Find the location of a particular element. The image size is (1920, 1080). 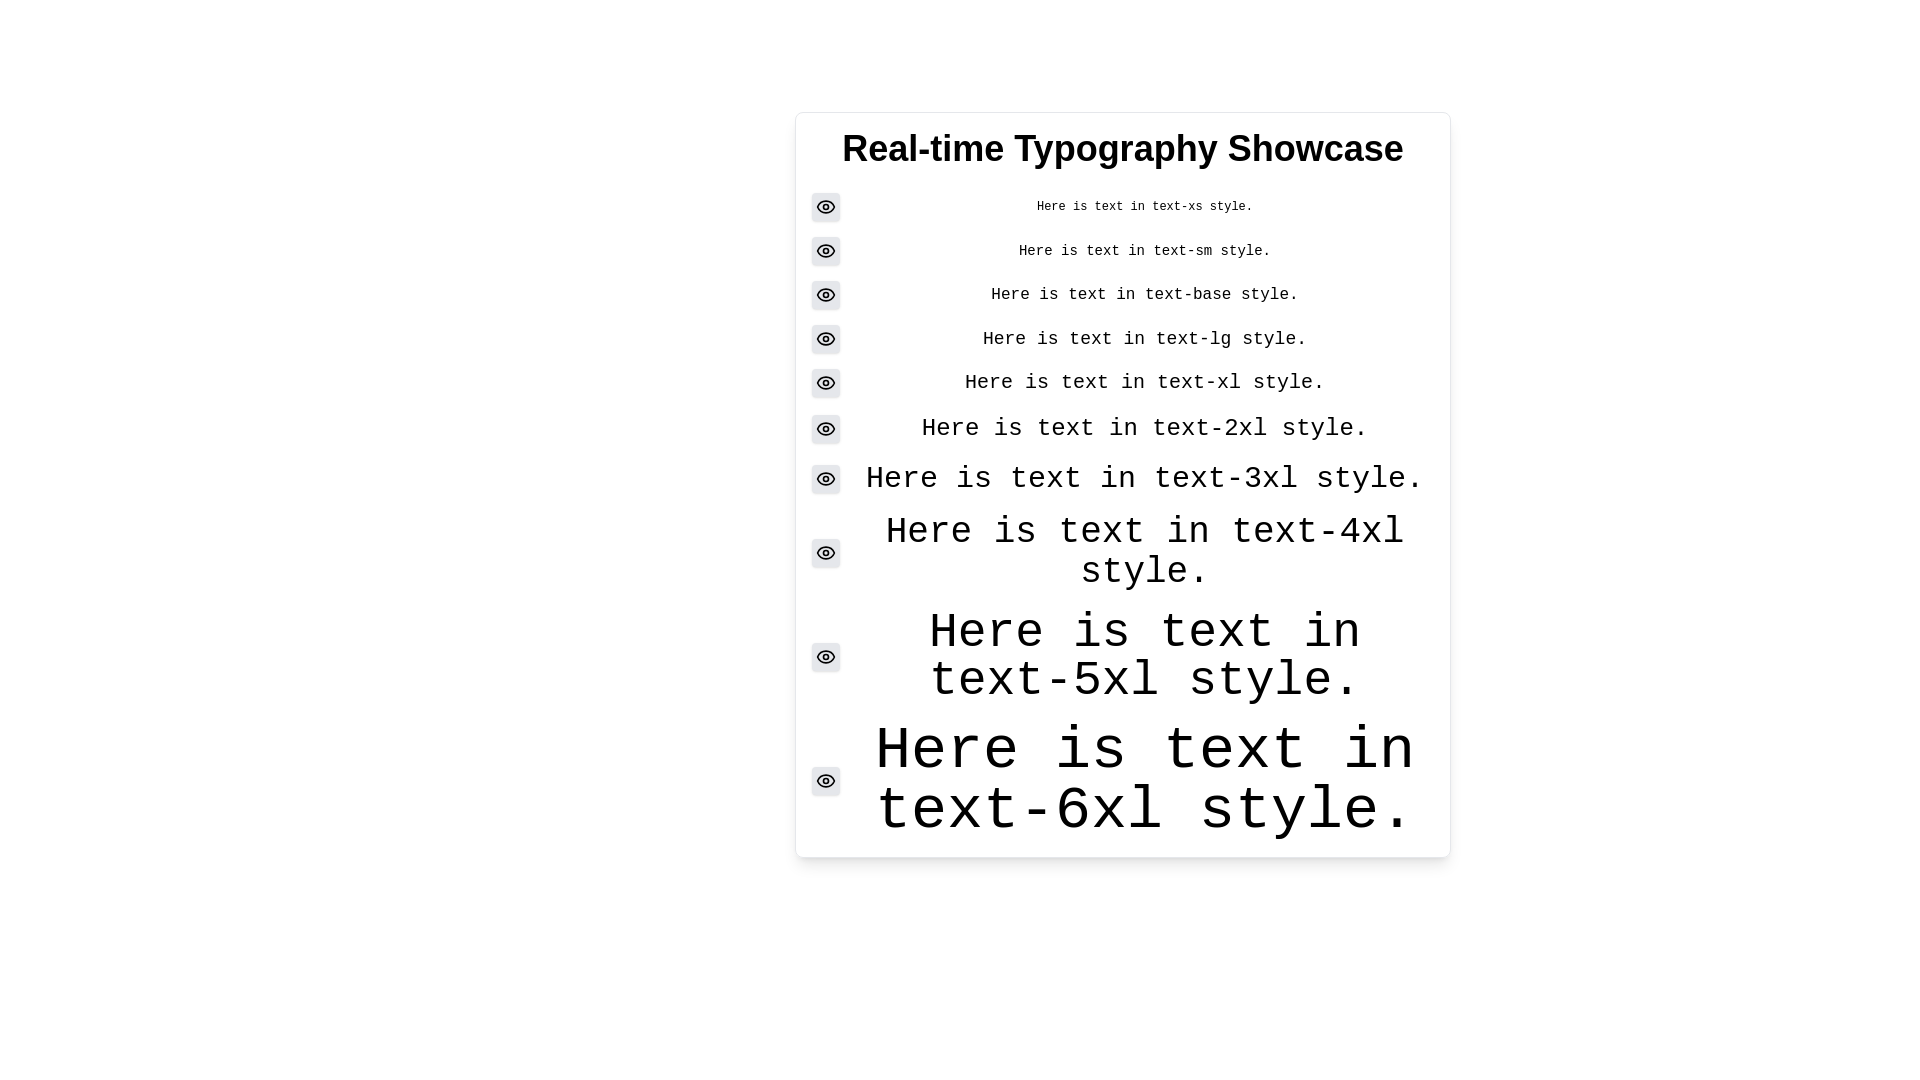

the small, square button with a light-gray background and an eye icon is located at coordinates (825, 207).